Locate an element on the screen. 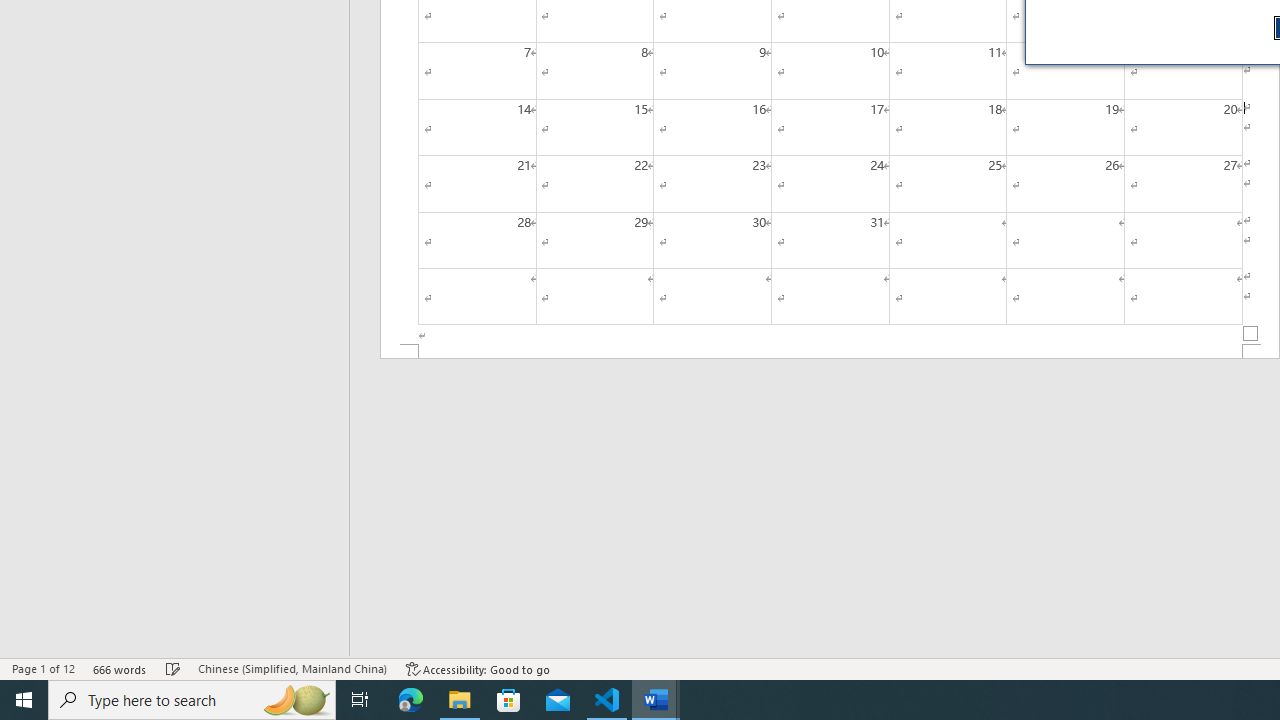 The height and width of the screenshot is (720, 1280). 'Microsoft Store' is located at coordinates (509, 698).